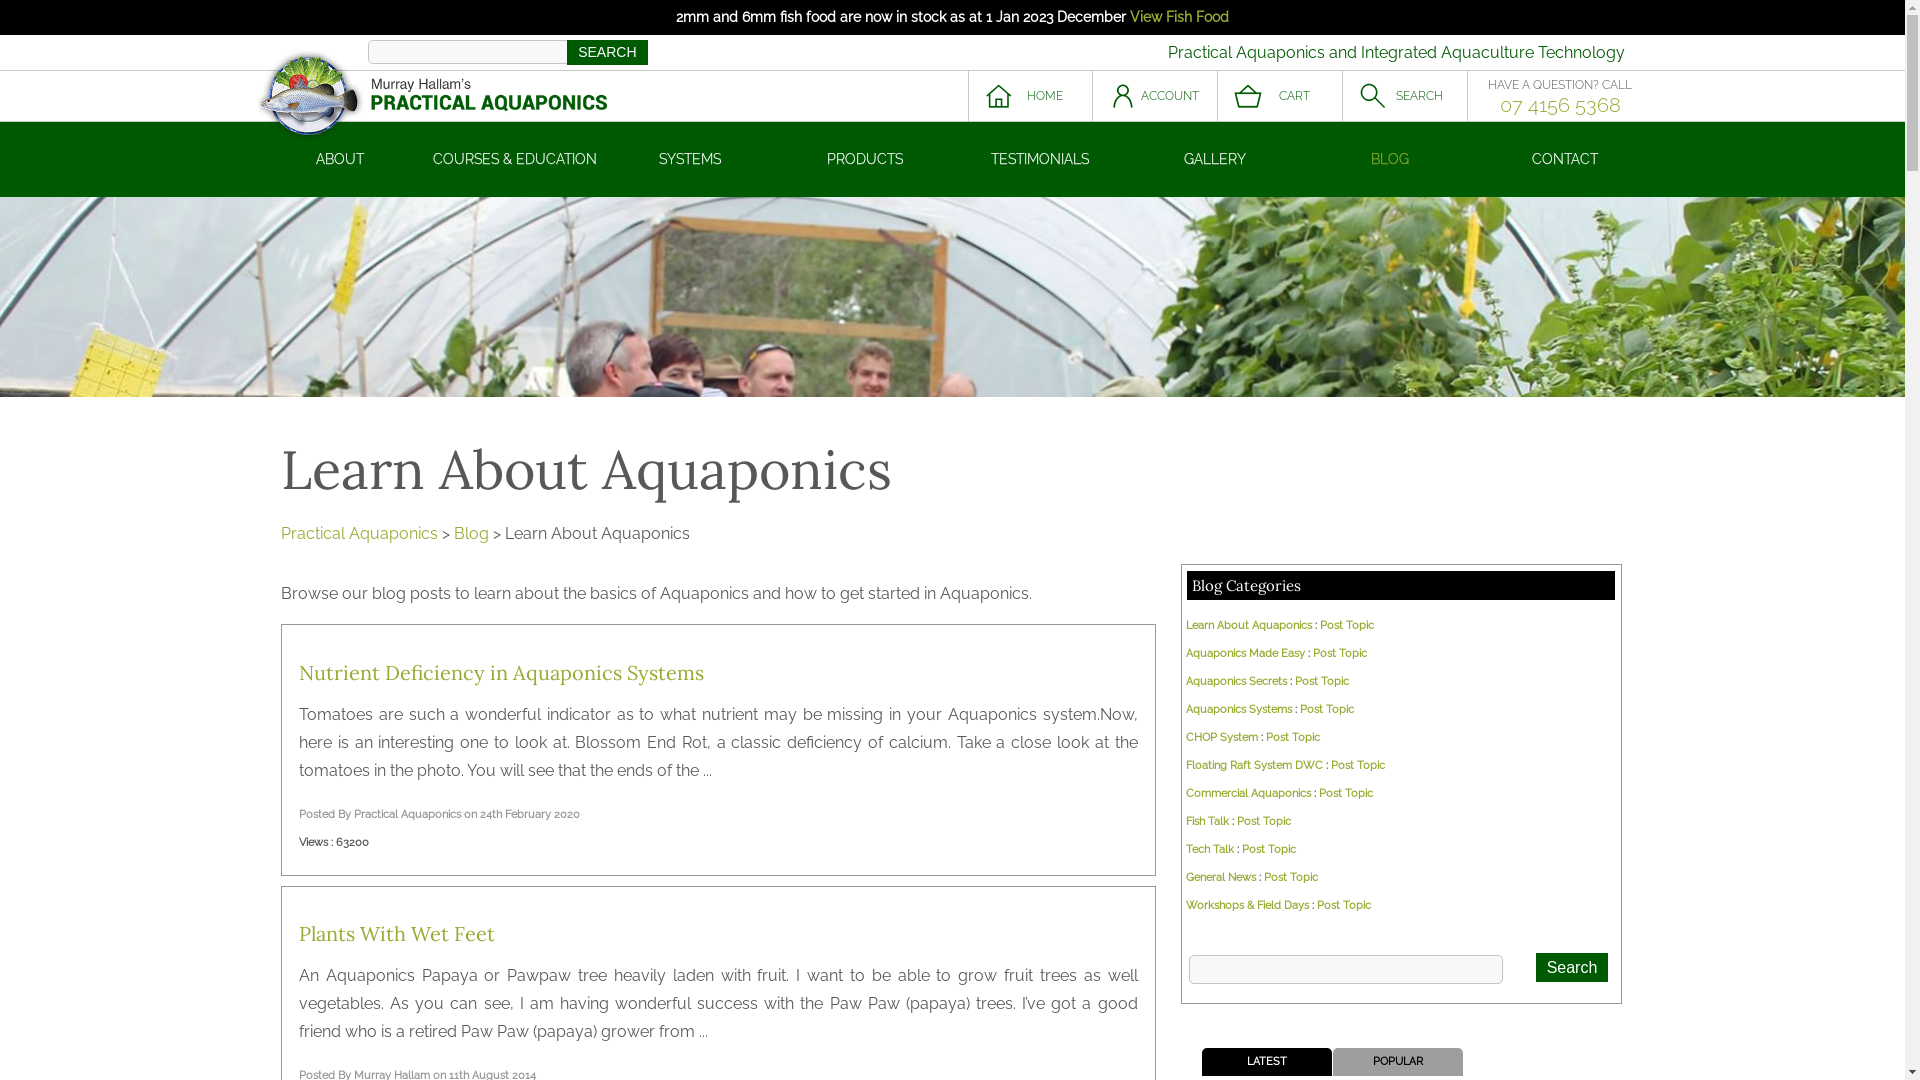 Image resolution: width=1920 pixels, height=1080 pixels. What do you see at coordinates (605, 51) in the screenshot?
I see `'SEARCH'` at bounding box center [605, 51].